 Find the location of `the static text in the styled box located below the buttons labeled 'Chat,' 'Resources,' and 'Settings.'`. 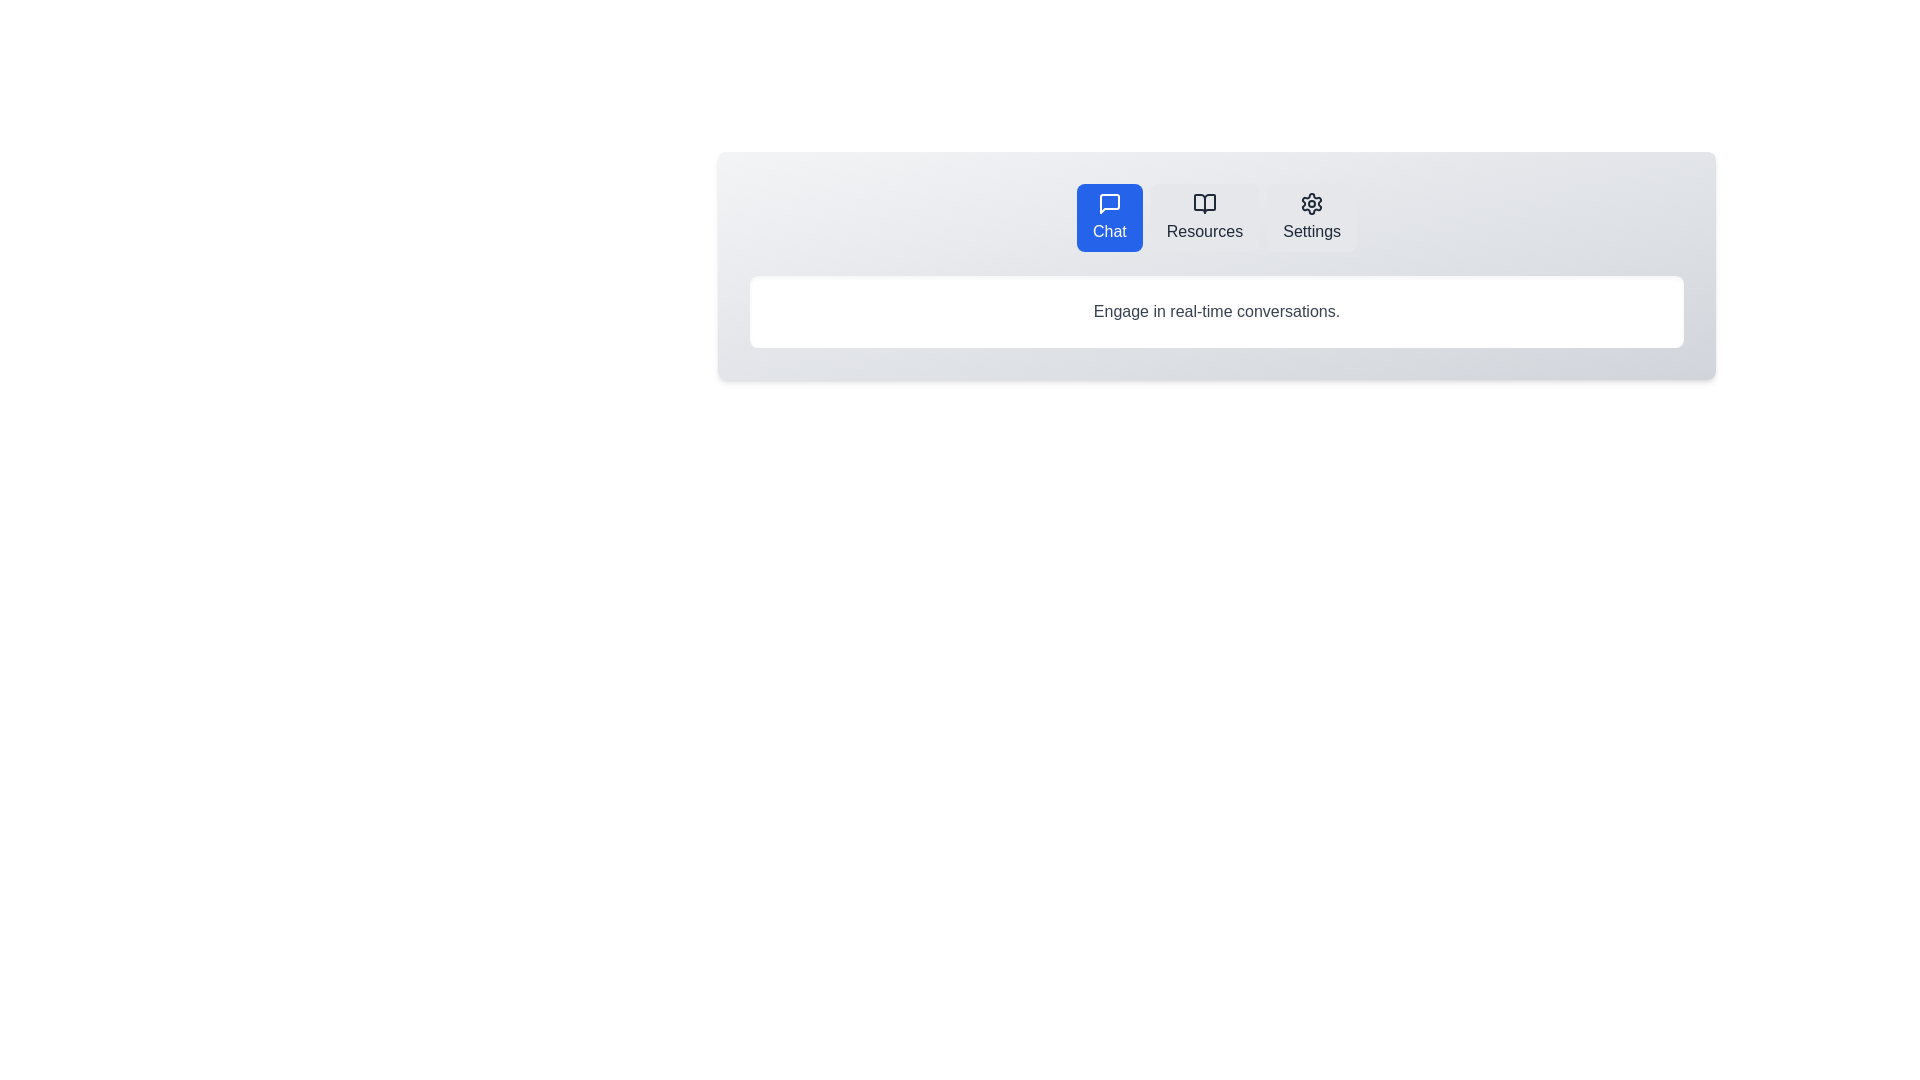

the static text in the styled box located below the buttons labeled 'Chat,' 'Resources,' and 'Settings.' is located at coordinates (1216, 312).